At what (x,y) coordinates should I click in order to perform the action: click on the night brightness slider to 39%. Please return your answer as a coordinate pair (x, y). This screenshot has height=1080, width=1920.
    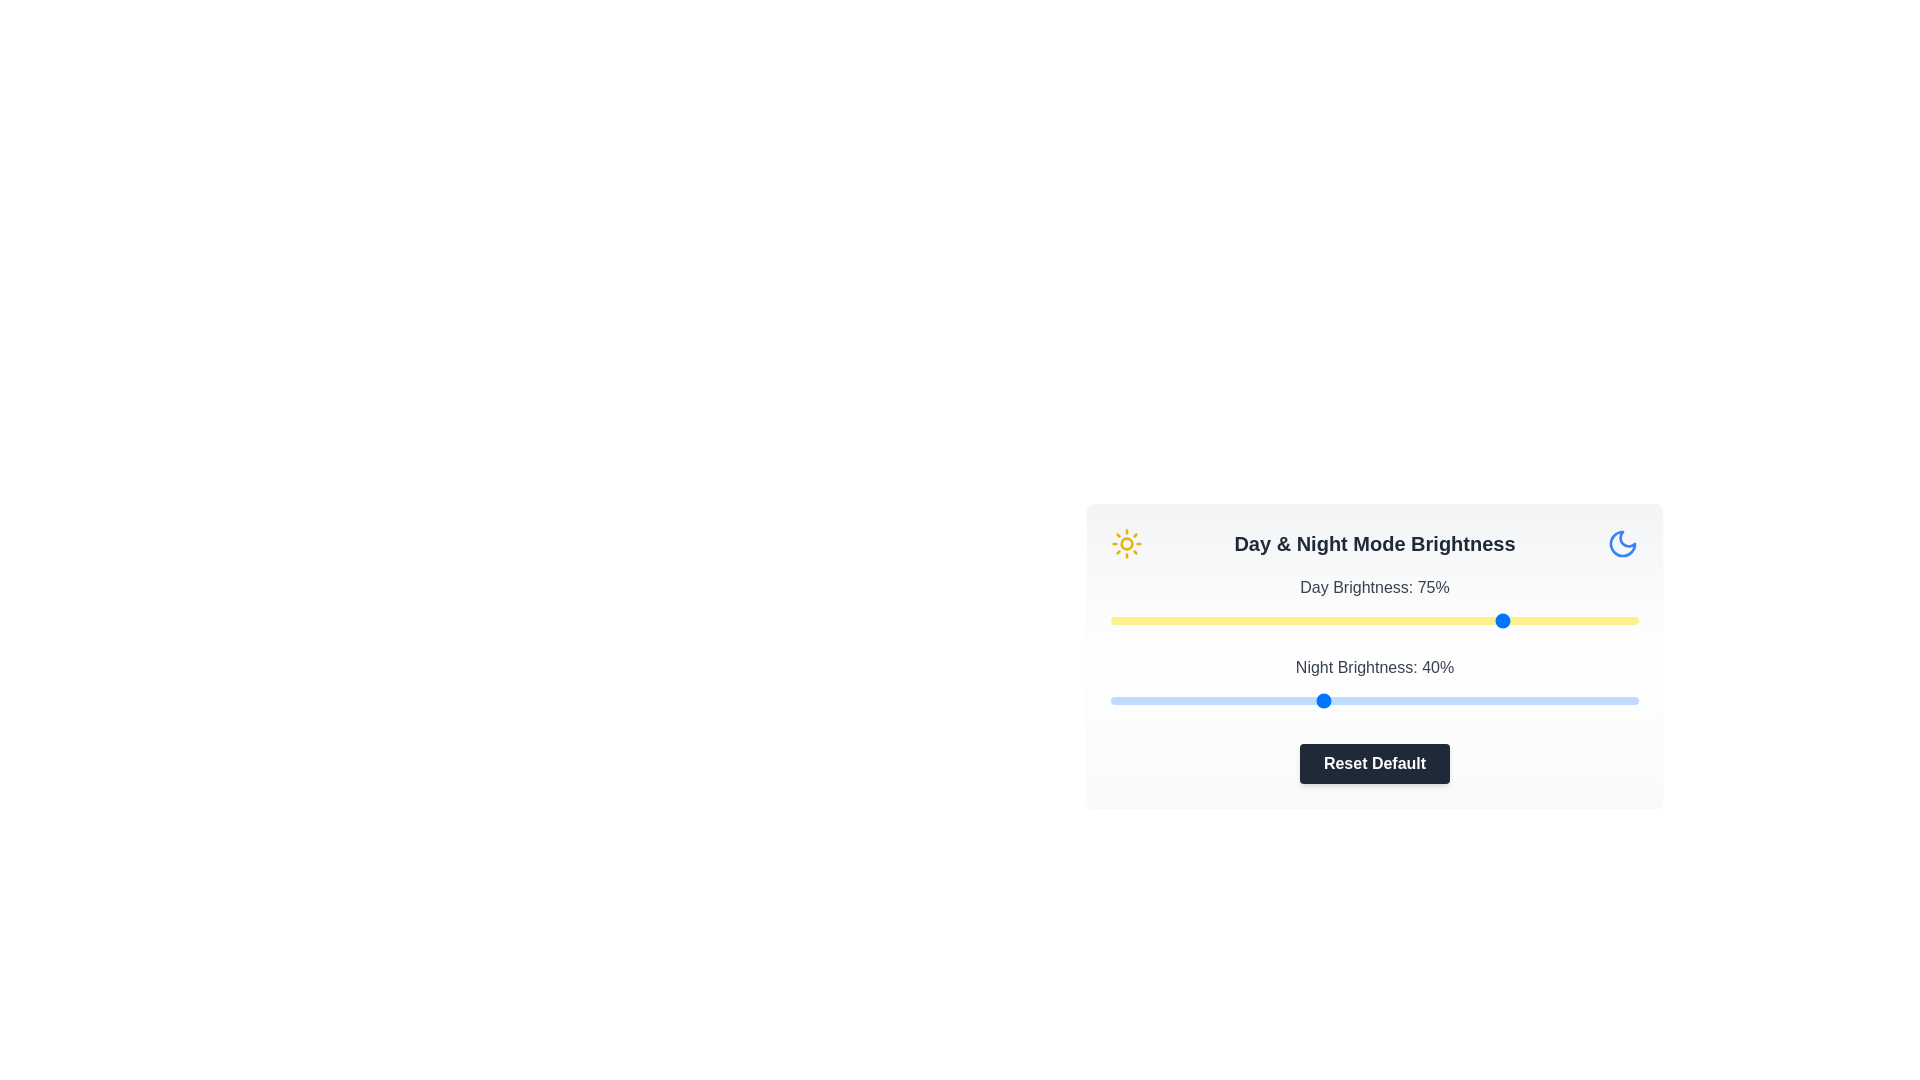
    Looking at the image, I should click on (1316, 700).